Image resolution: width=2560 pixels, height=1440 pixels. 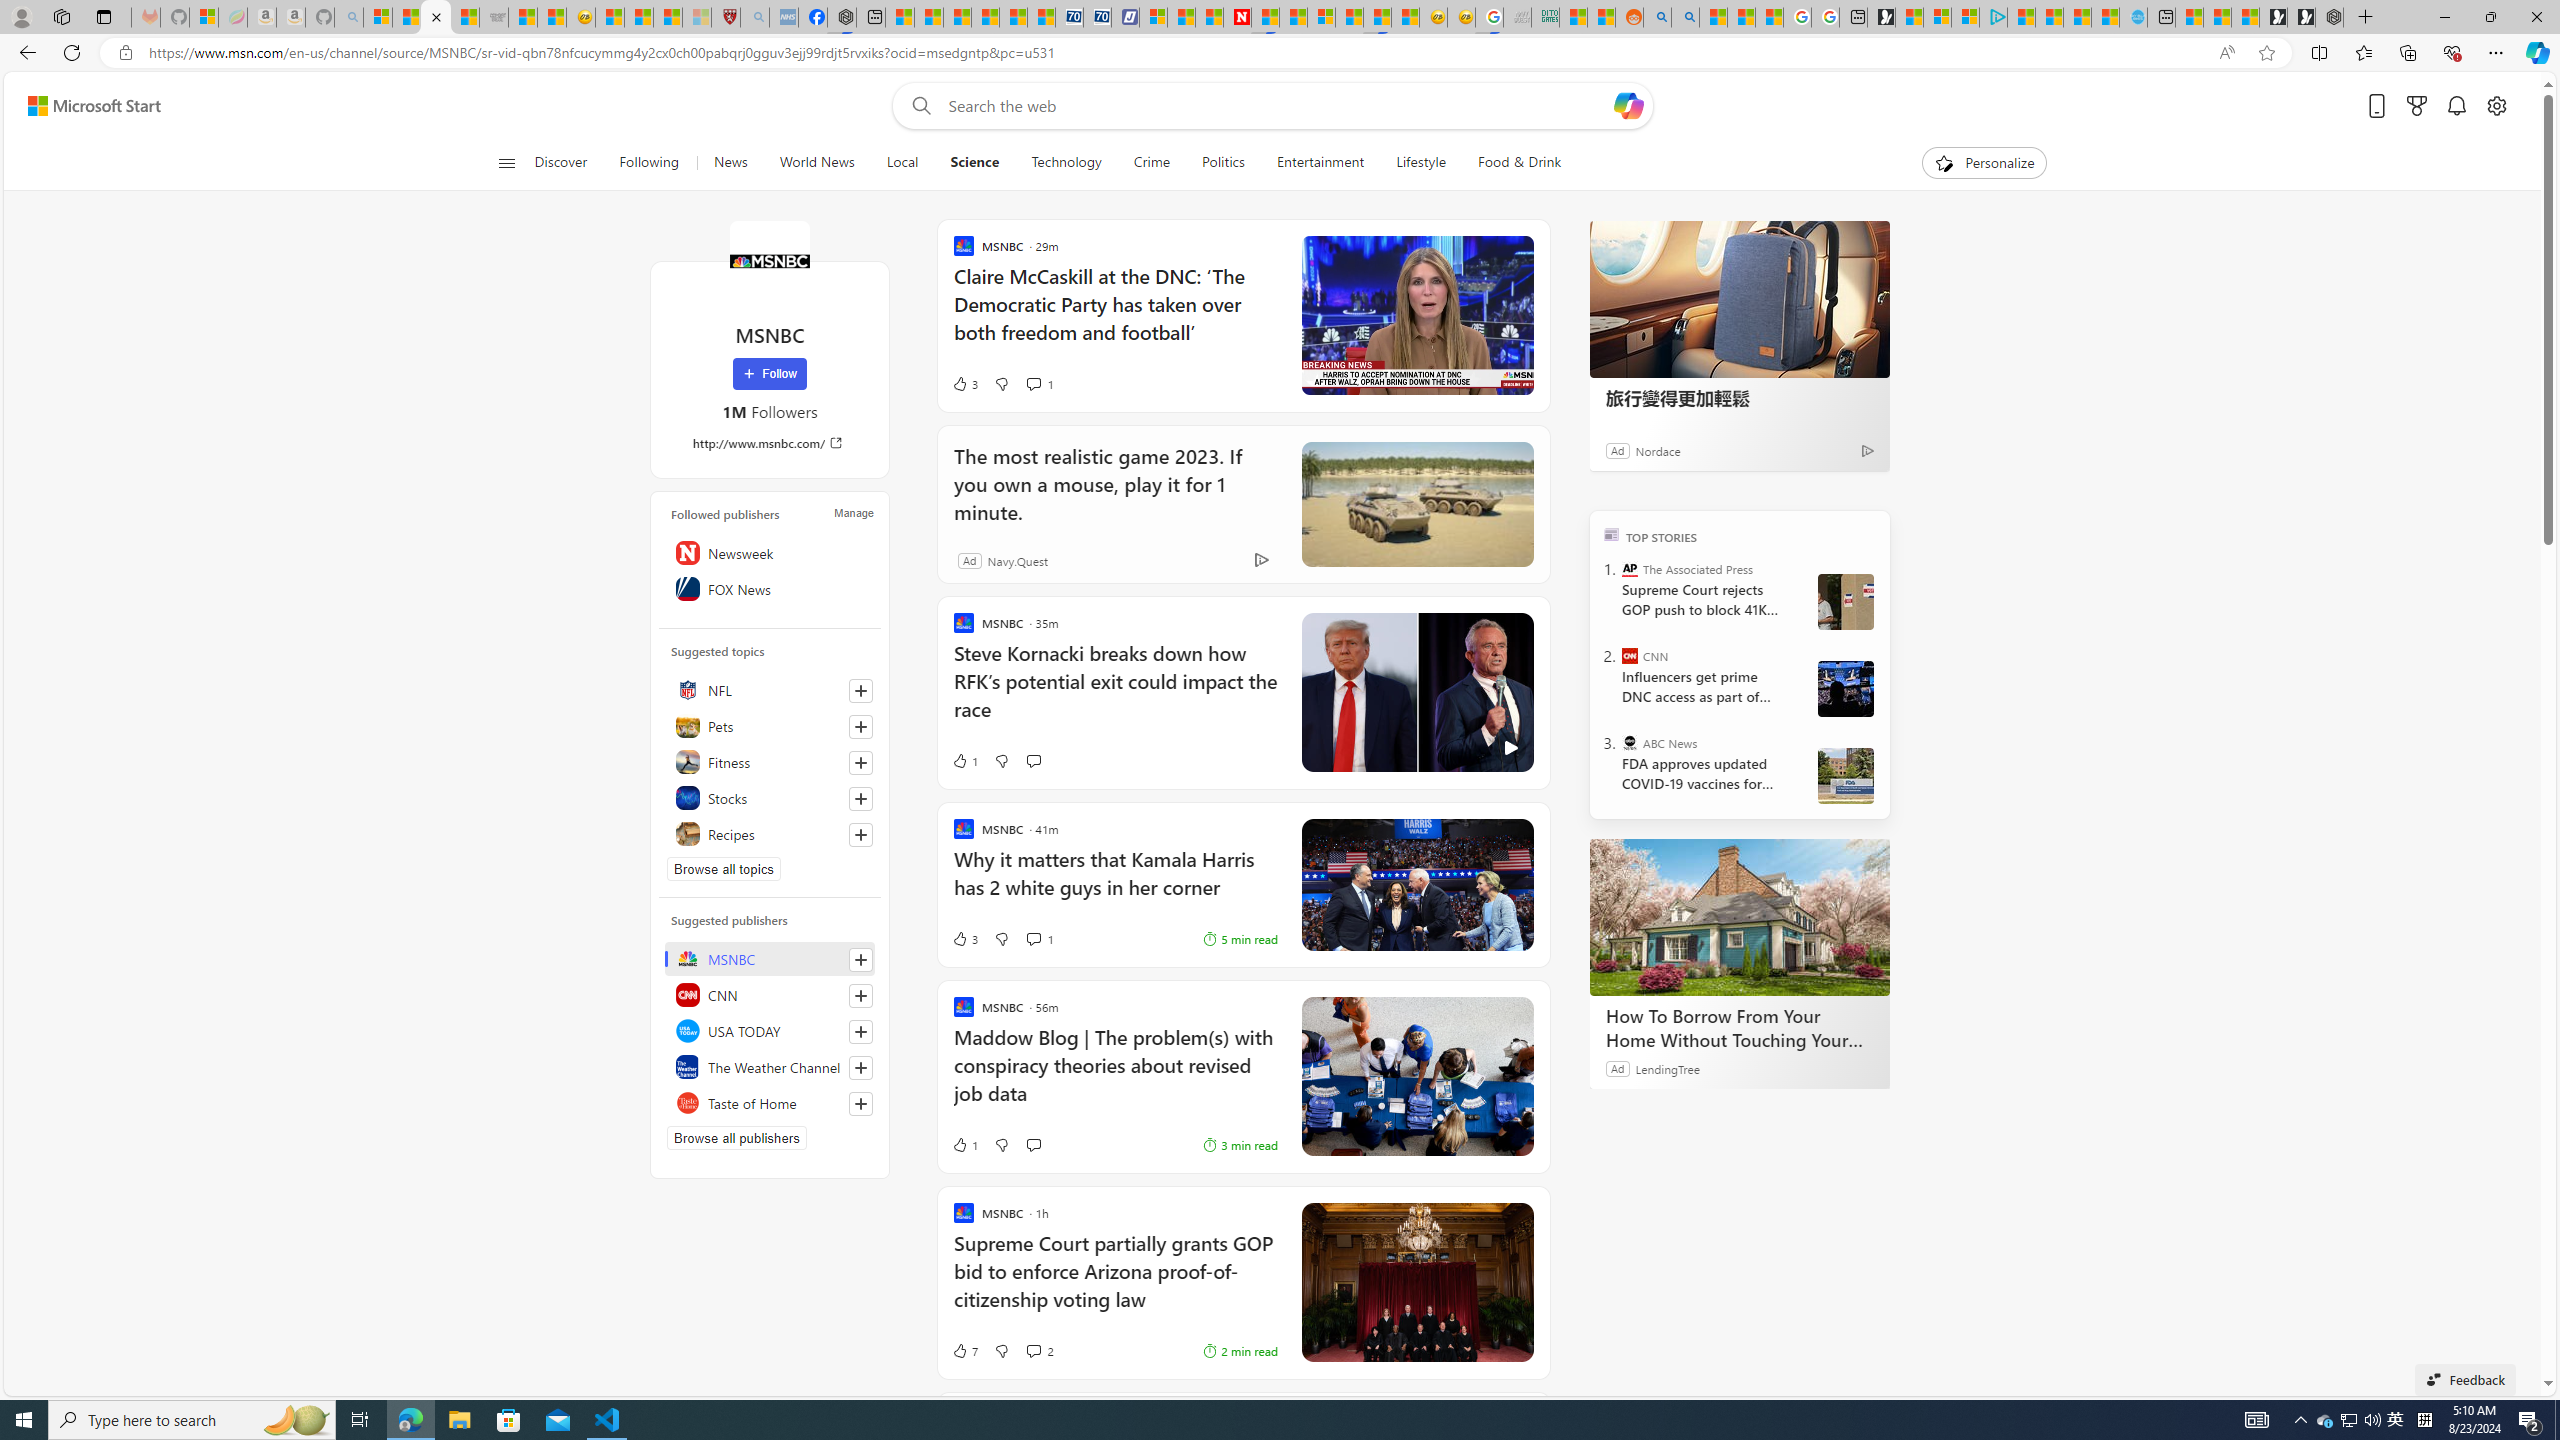 What do you see at coordinates (1065, 162) in the screenshot?
I see `'Technology'` at bounding box center [1065, 162].